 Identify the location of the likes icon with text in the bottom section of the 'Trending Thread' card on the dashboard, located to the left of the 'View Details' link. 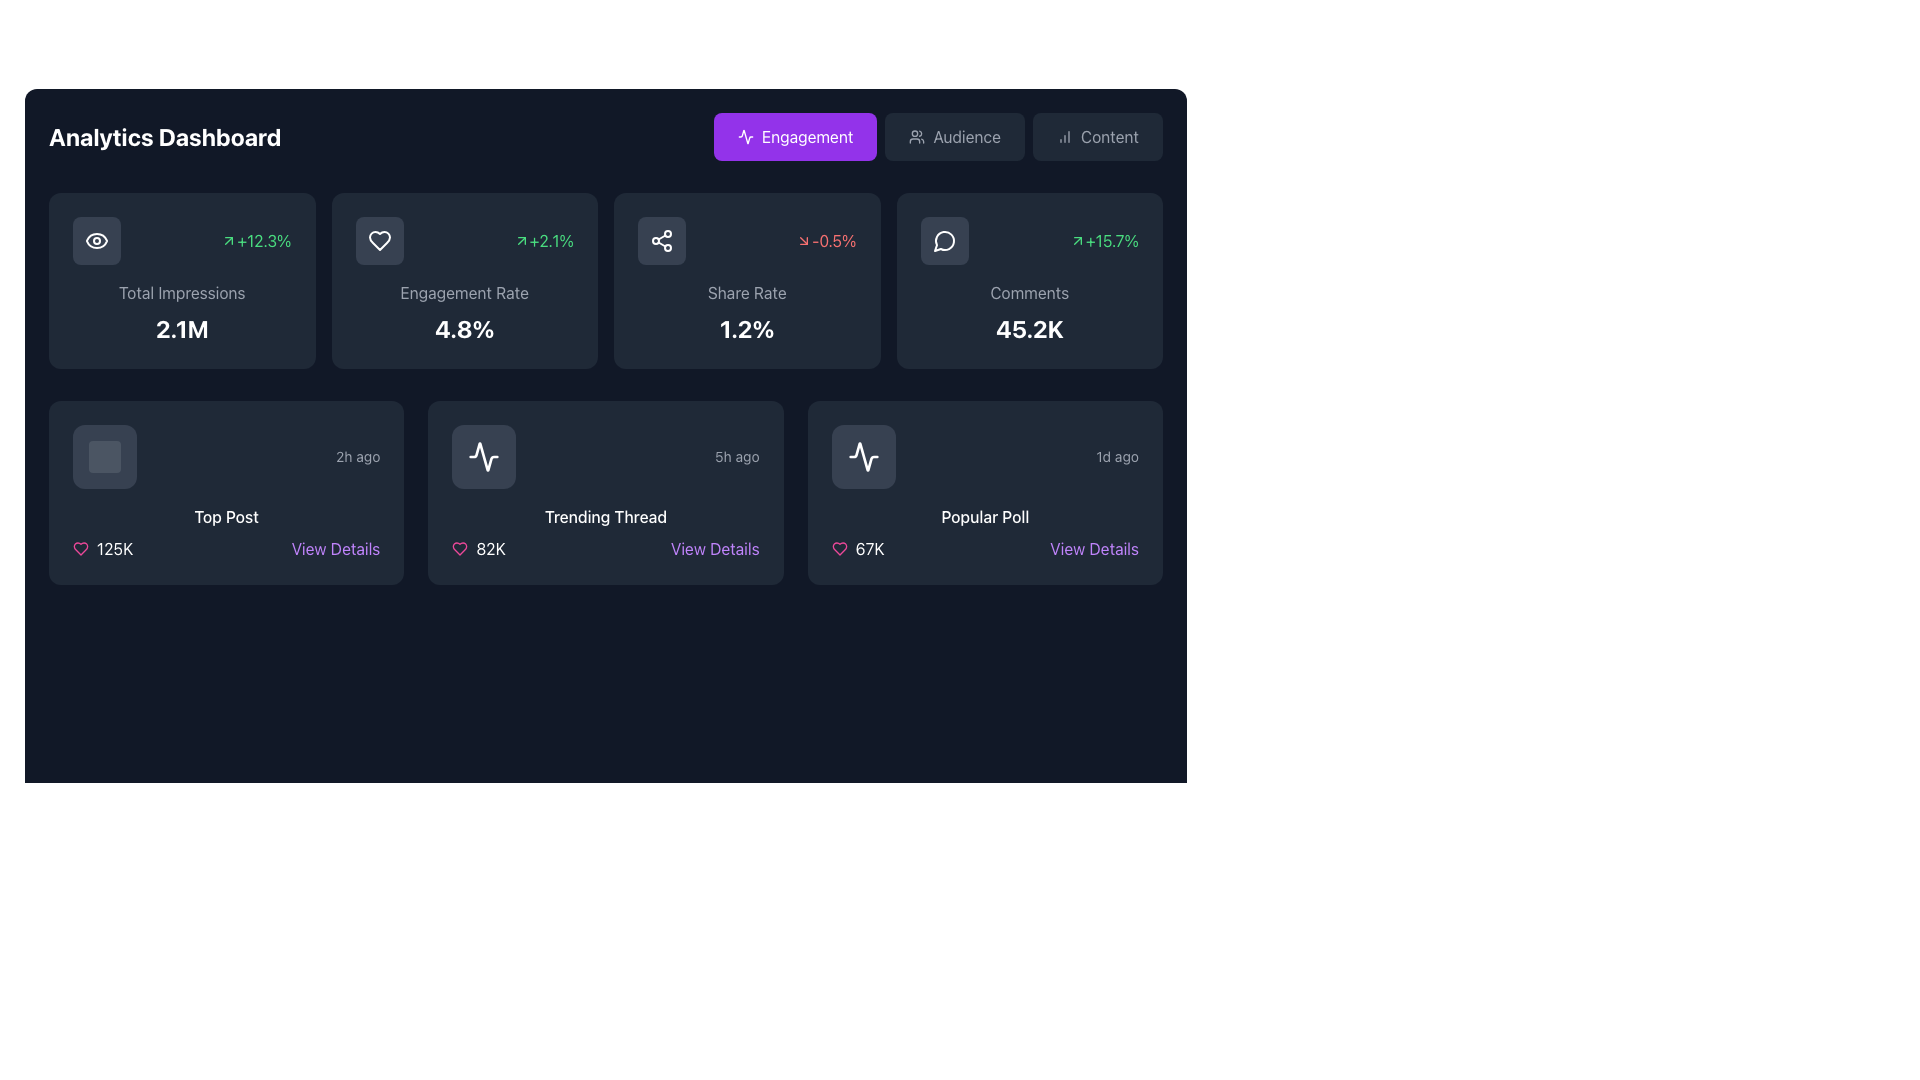
(478, 548).